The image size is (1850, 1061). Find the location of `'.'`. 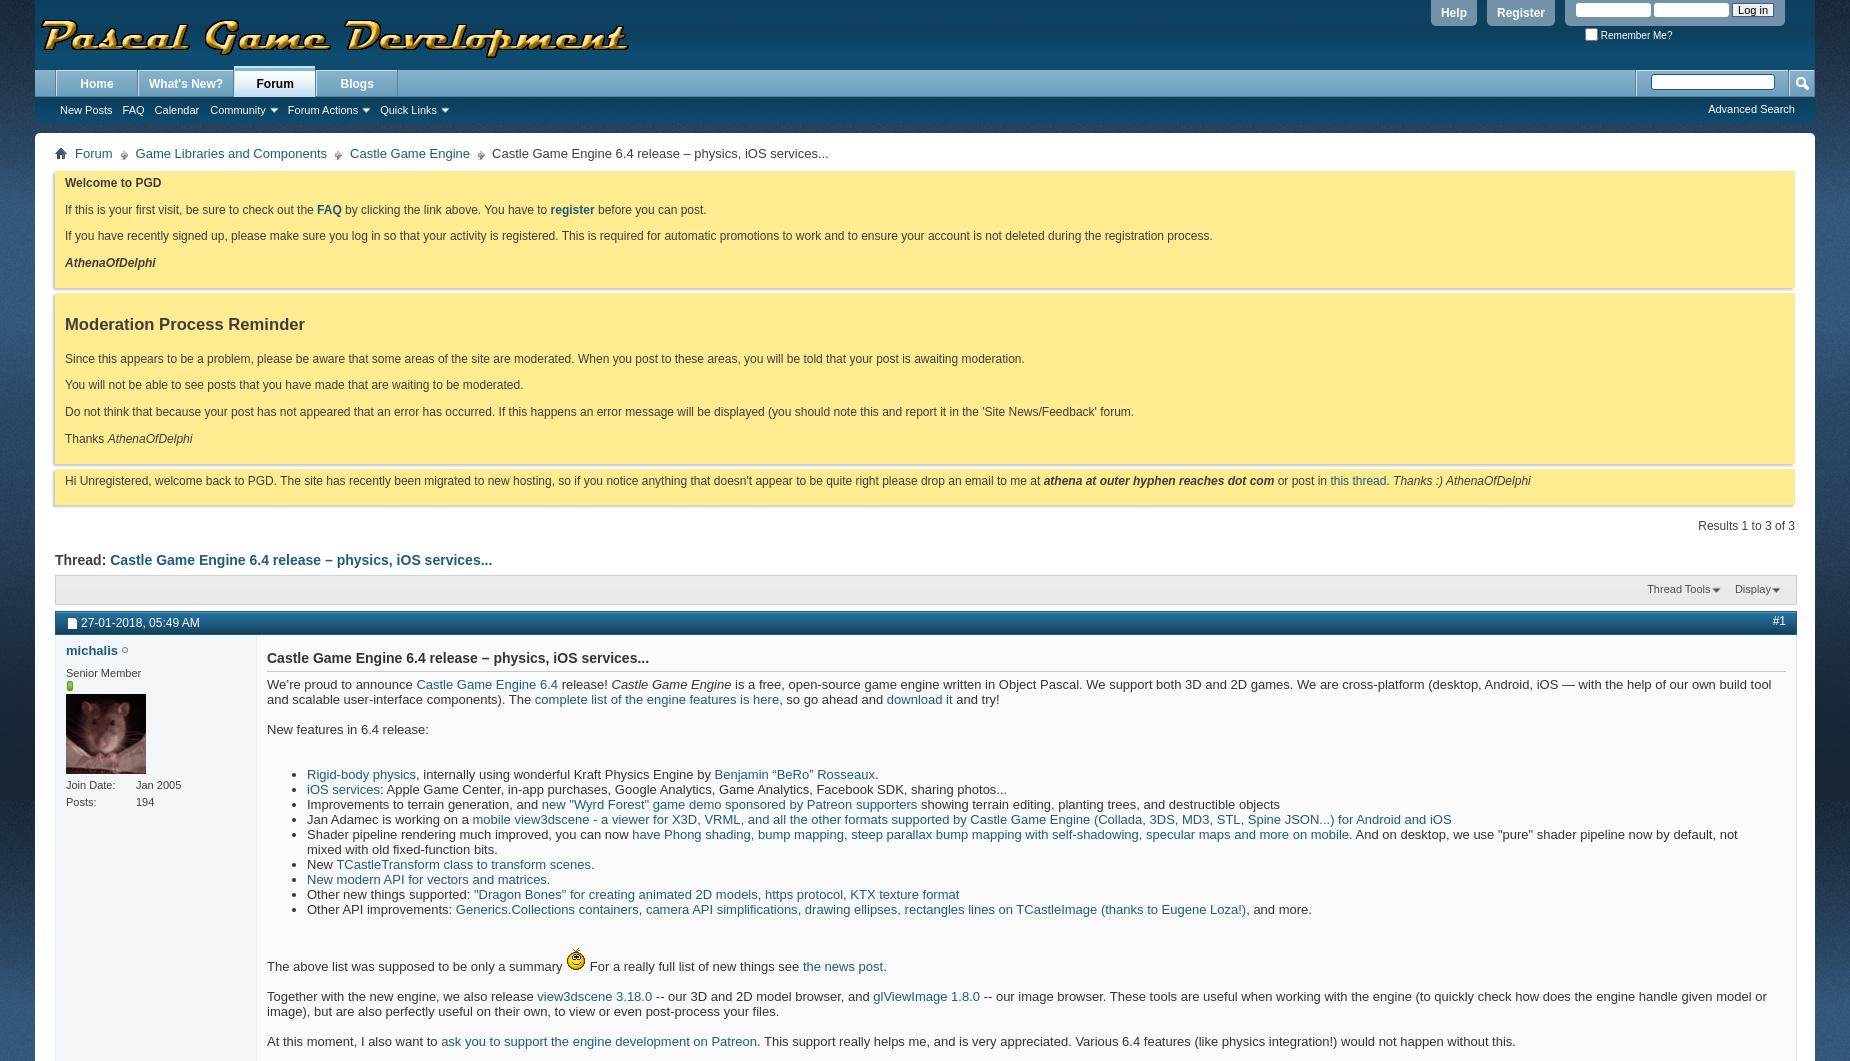

'.' is located at coordinates (1389, 479).